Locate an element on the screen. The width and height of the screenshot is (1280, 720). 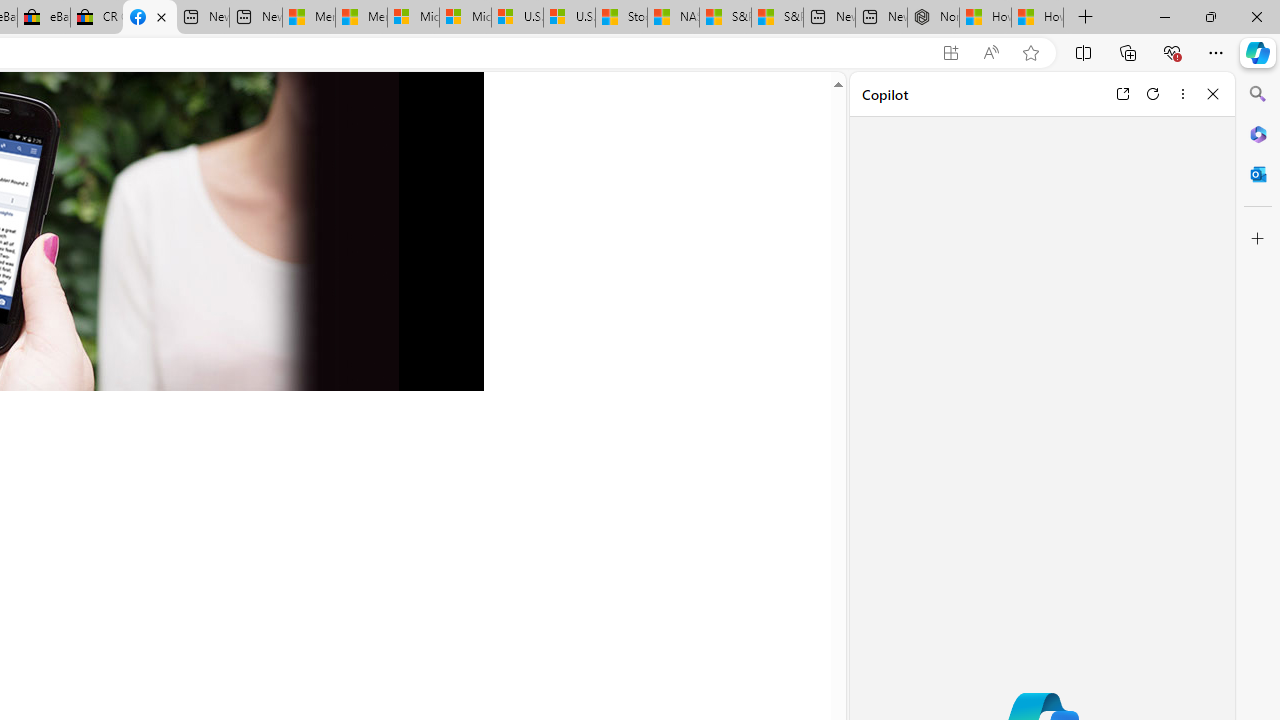
'Close' is located at coordinates (1212, 93).